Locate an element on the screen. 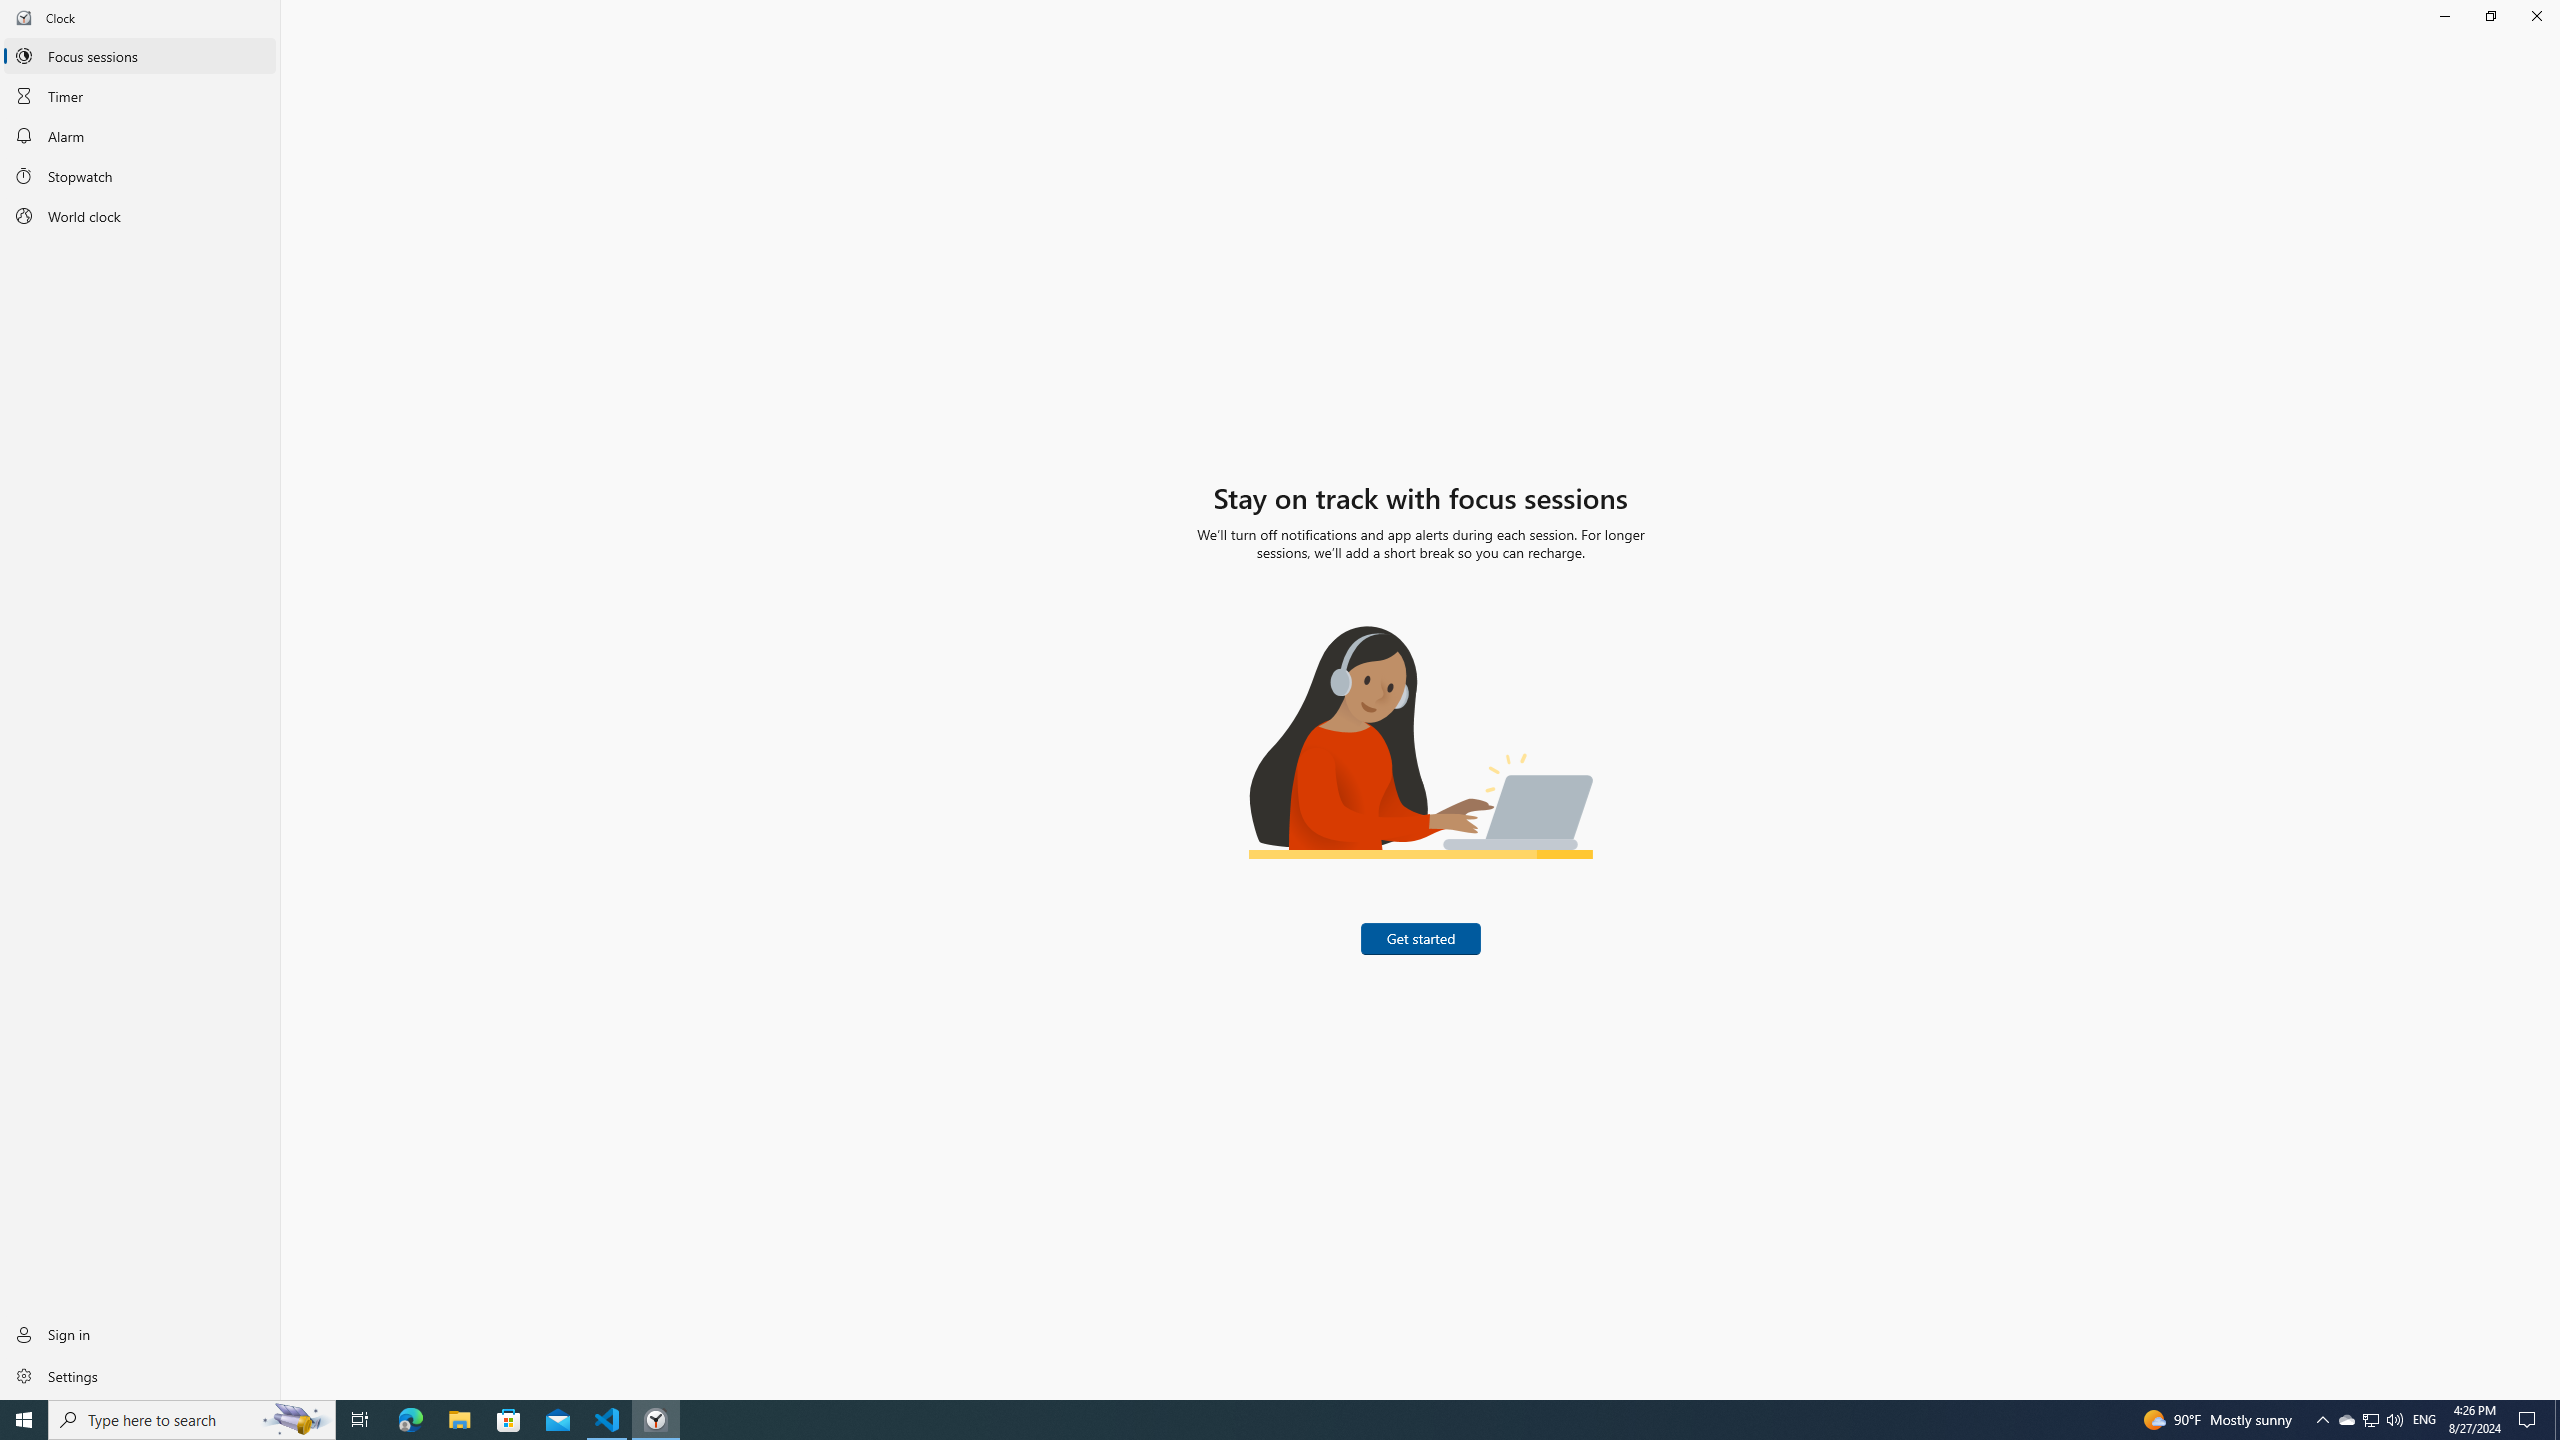  'Close Clock' is located at coordinates (2535, 15).